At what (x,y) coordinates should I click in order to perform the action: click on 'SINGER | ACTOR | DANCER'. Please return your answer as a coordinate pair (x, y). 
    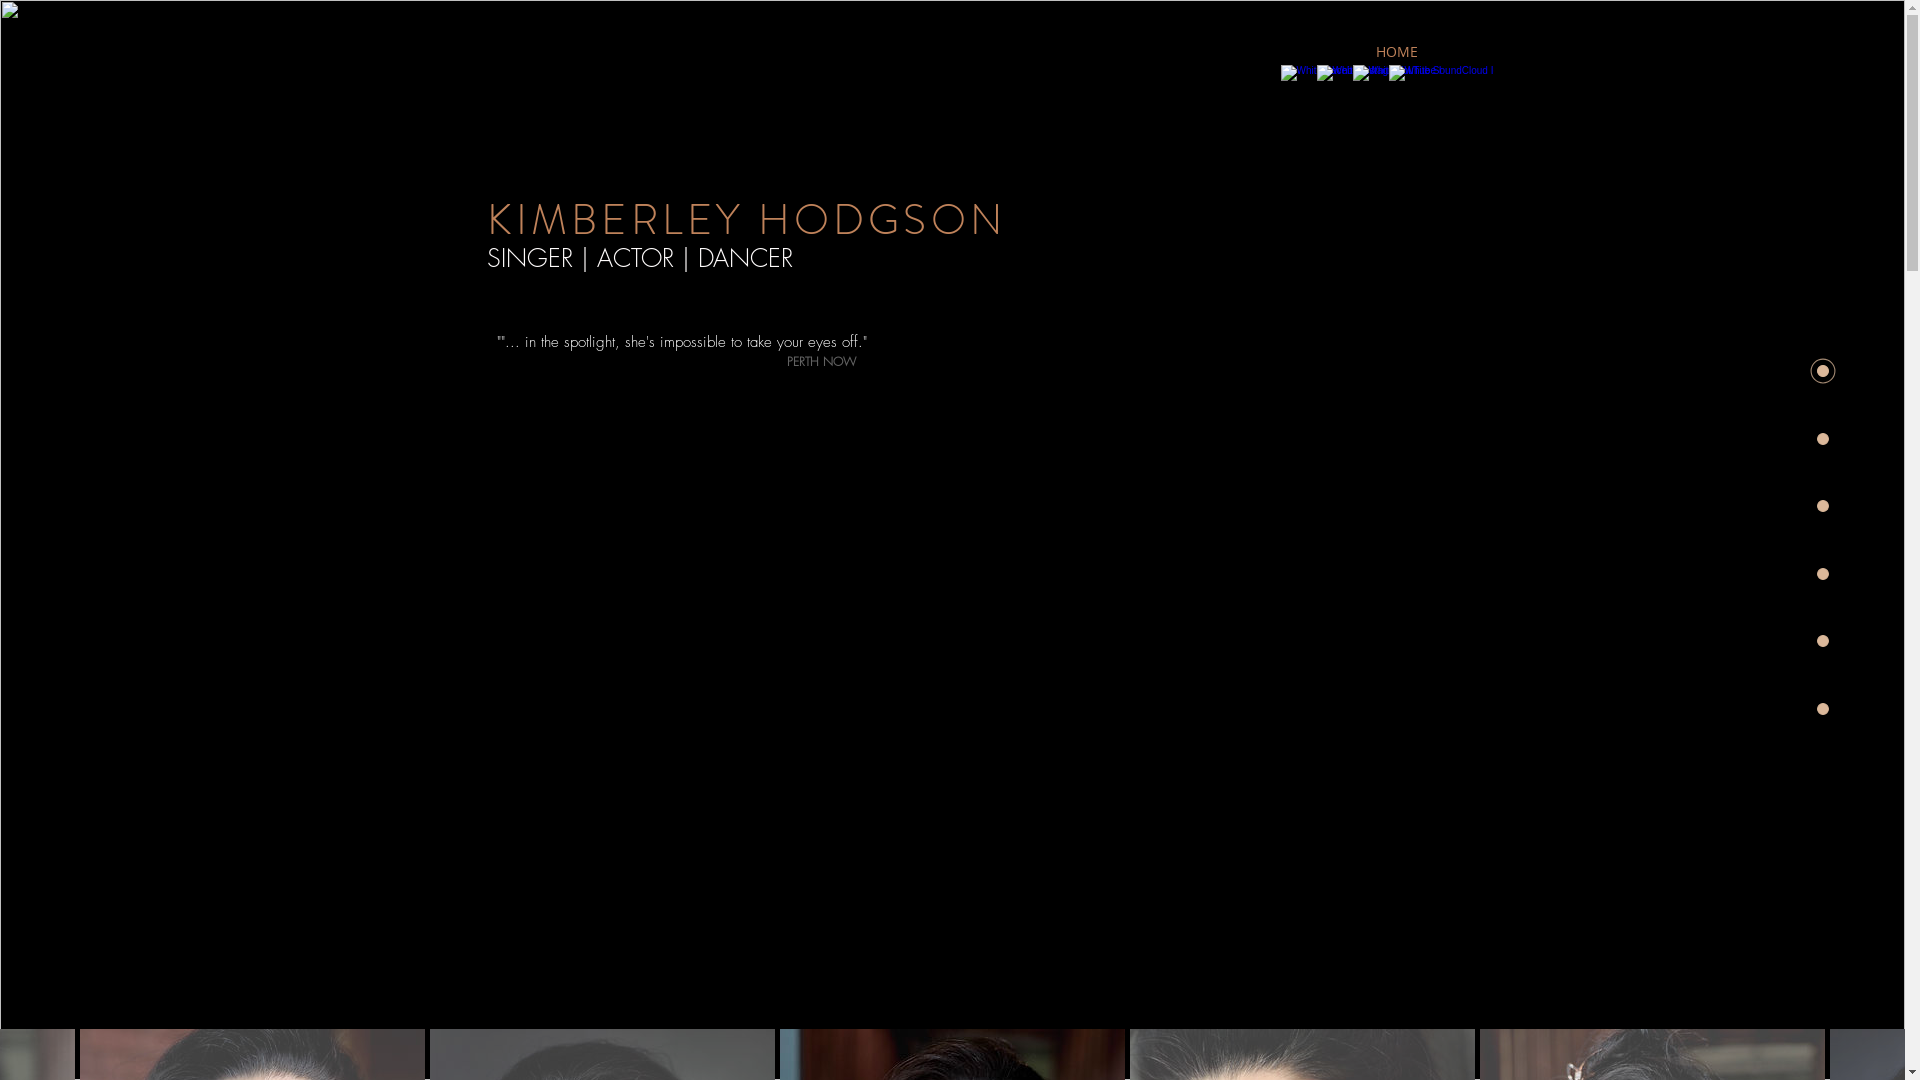
    Looking at the image, I should click on (637, 257).